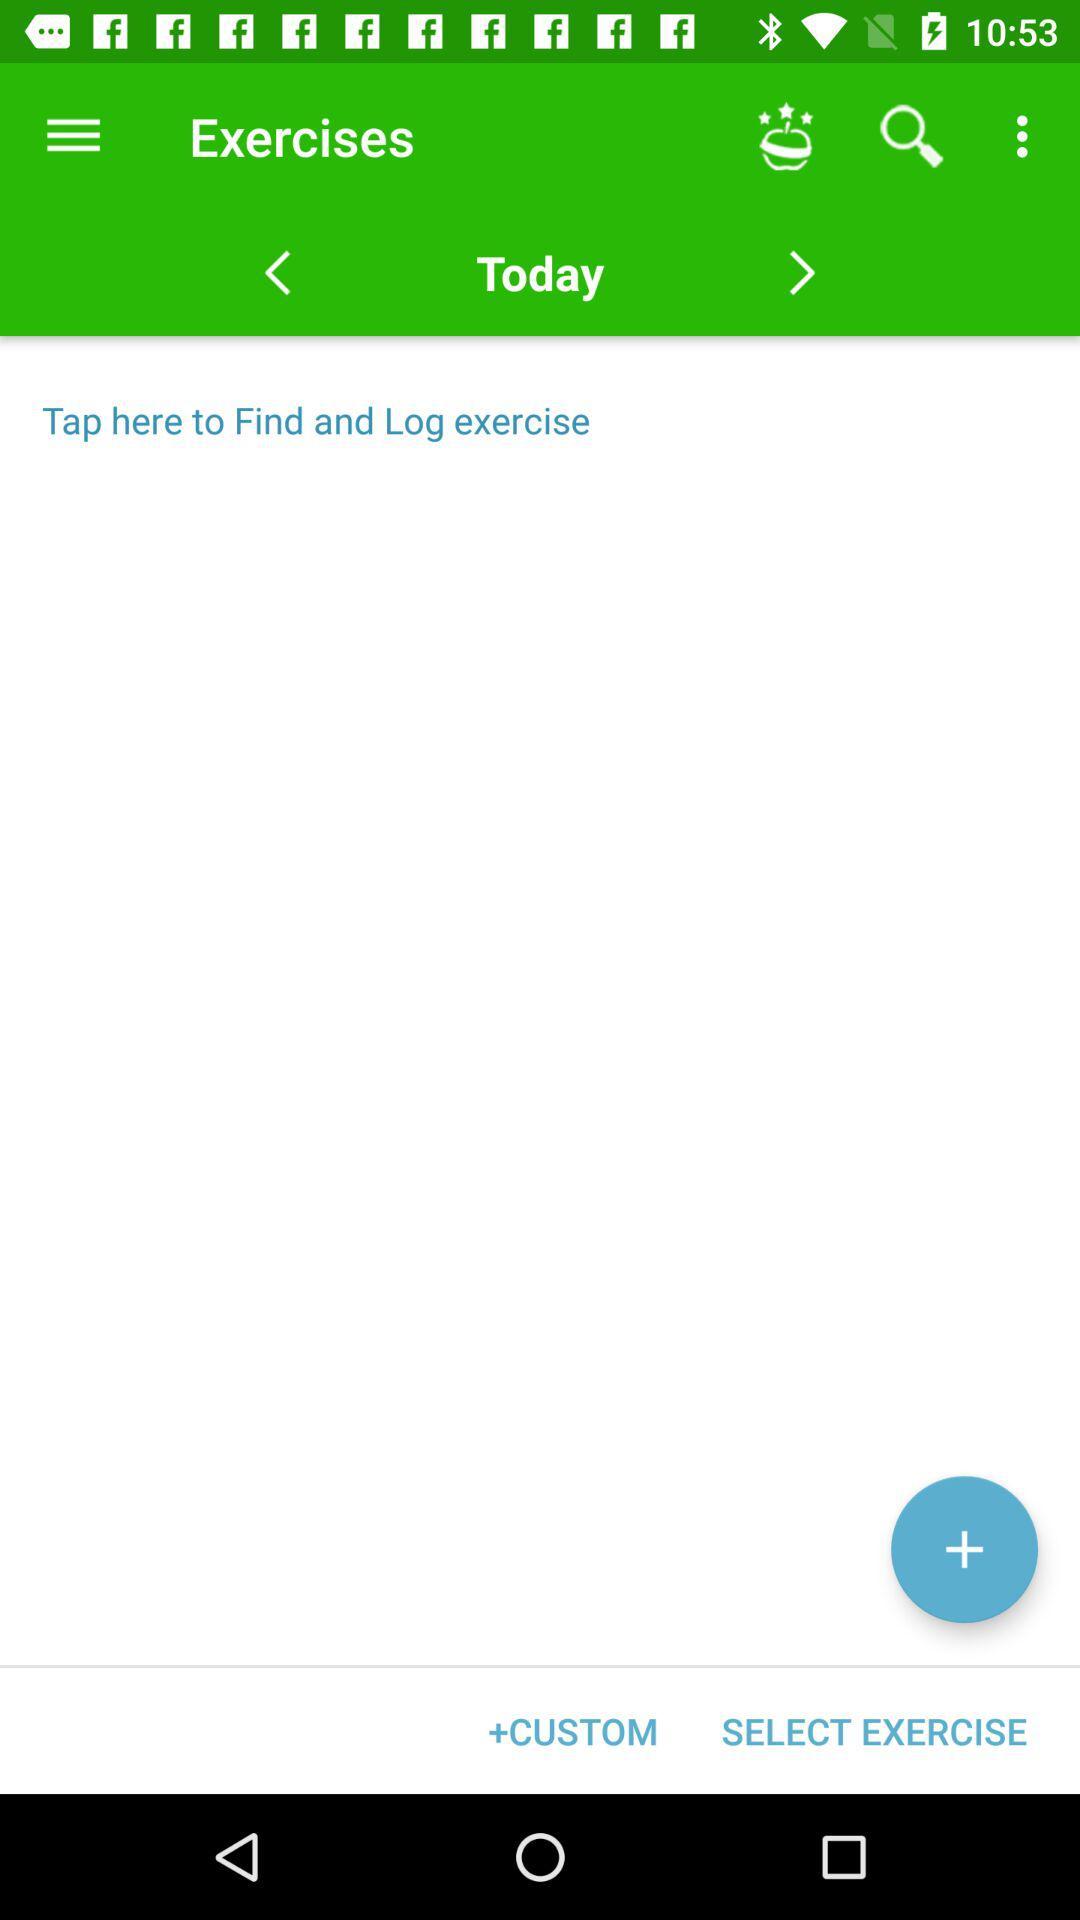 This screenshot has width=1080, height=1920. What do you see at coordinates (873, 1730) in the screenshot?
I see `icon next to the +custom item` at bounding box center [873, 1730].